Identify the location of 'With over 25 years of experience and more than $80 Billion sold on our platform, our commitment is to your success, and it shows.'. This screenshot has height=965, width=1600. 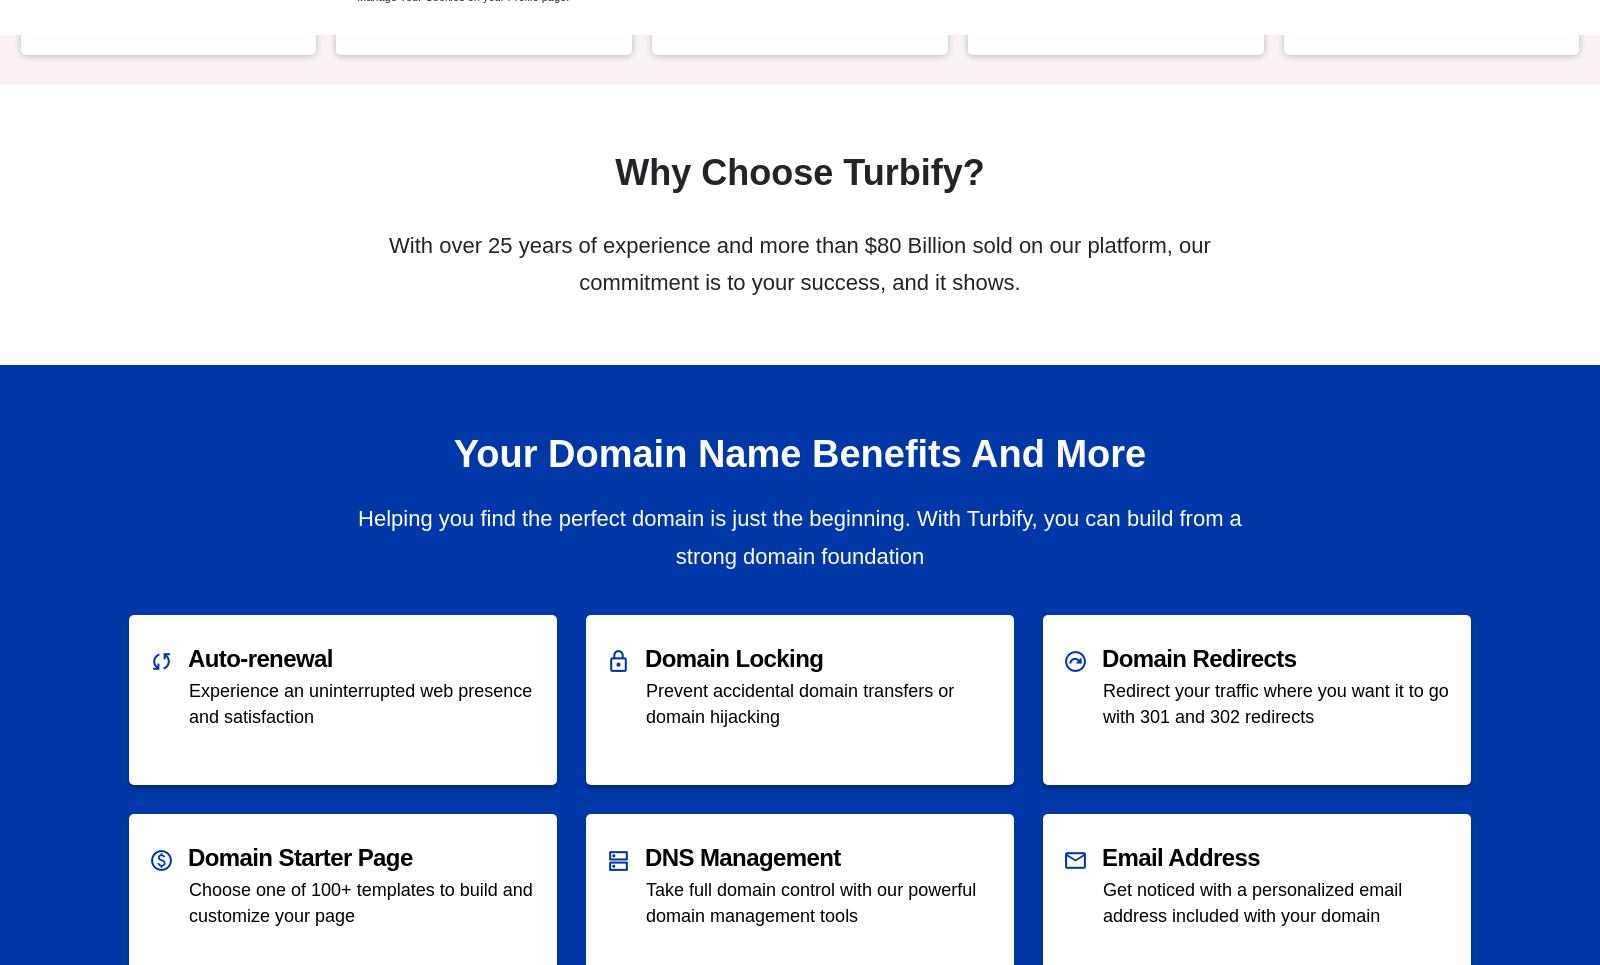
(799, 264).